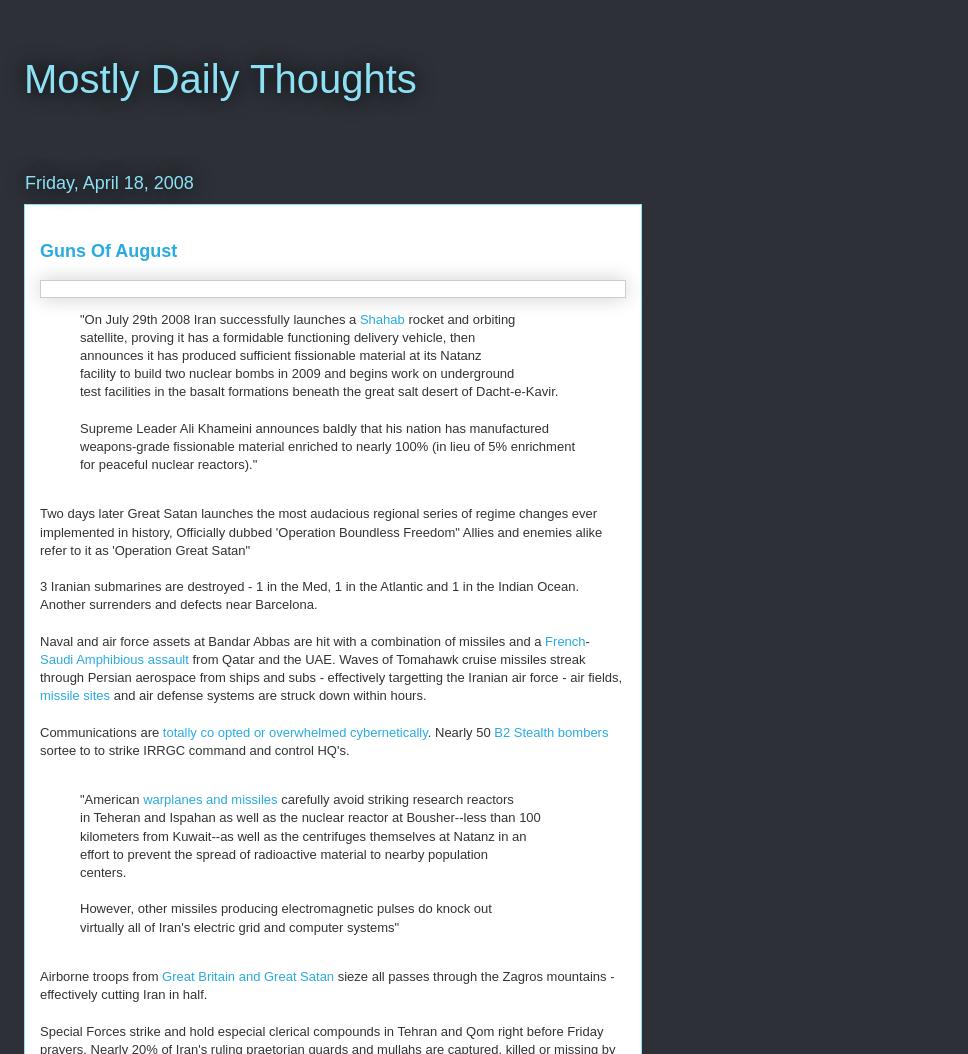 The width and height of the screenshot is (968, 1054). Describe the element at coordinates (102, 872) in the screenshot. I see `'centers.'` at that location.